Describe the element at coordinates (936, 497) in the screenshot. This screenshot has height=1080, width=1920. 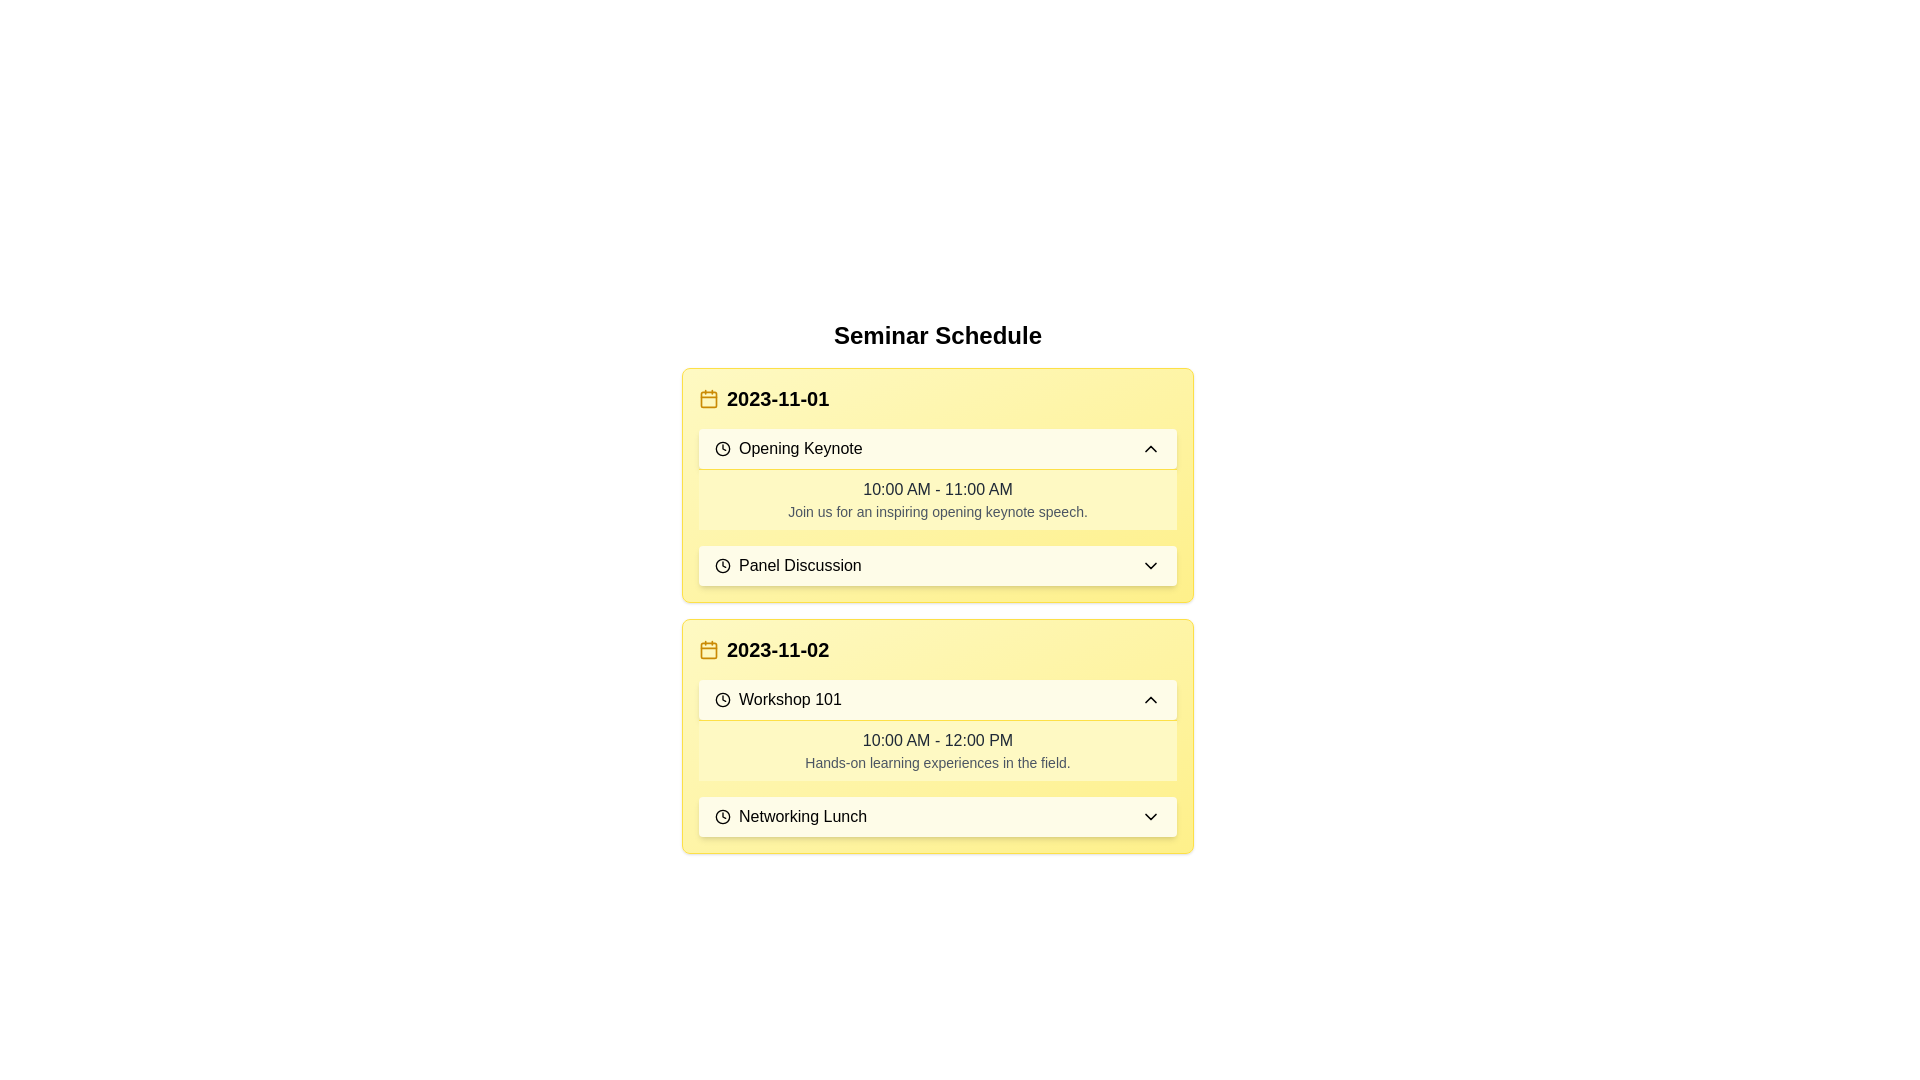
I see `the Text block with a styled background that provides information about the opening keynote speech scheduled from 10:00 AM to 11:00 AM under the 'Opening Keynote' section for the date '2023-11-01'` at that location.